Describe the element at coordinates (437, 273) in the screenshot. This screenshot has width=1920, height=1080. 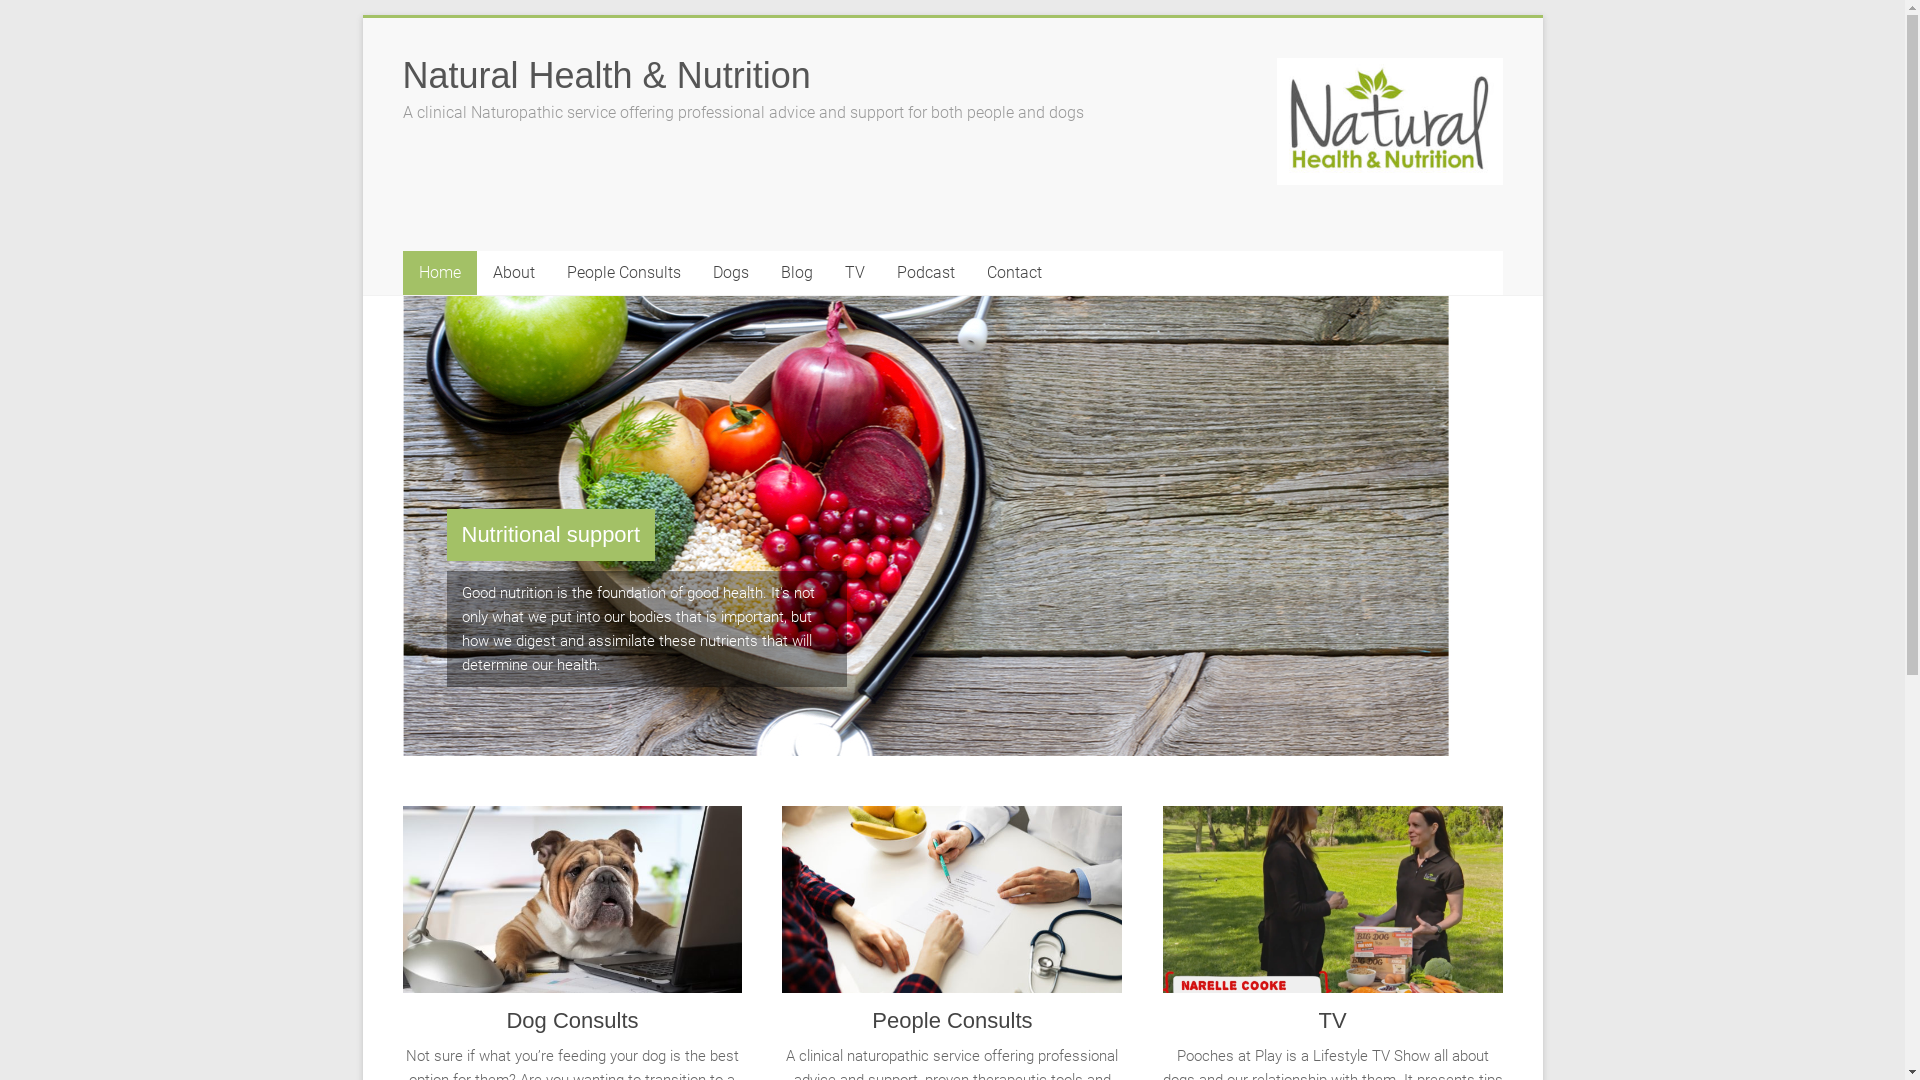
I see `'Home'` at that location.